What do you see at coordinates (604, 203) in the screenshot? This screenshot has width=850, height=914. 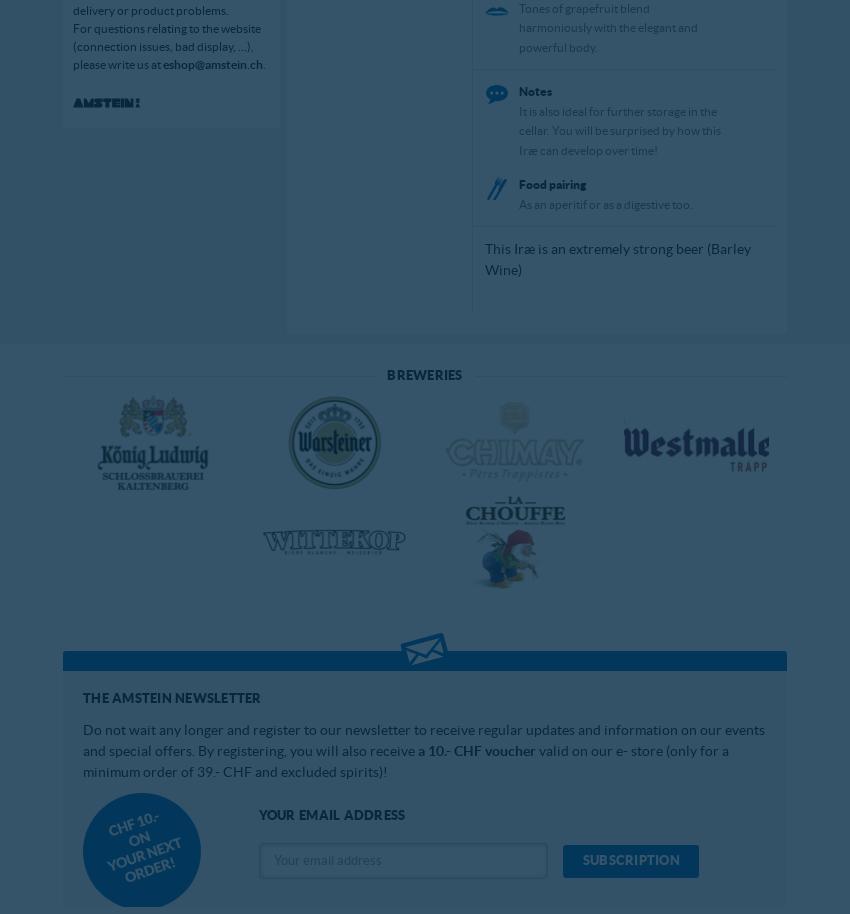 I see `'As an aperitif or as a digestive too.'` at bounding box center [604, 203].